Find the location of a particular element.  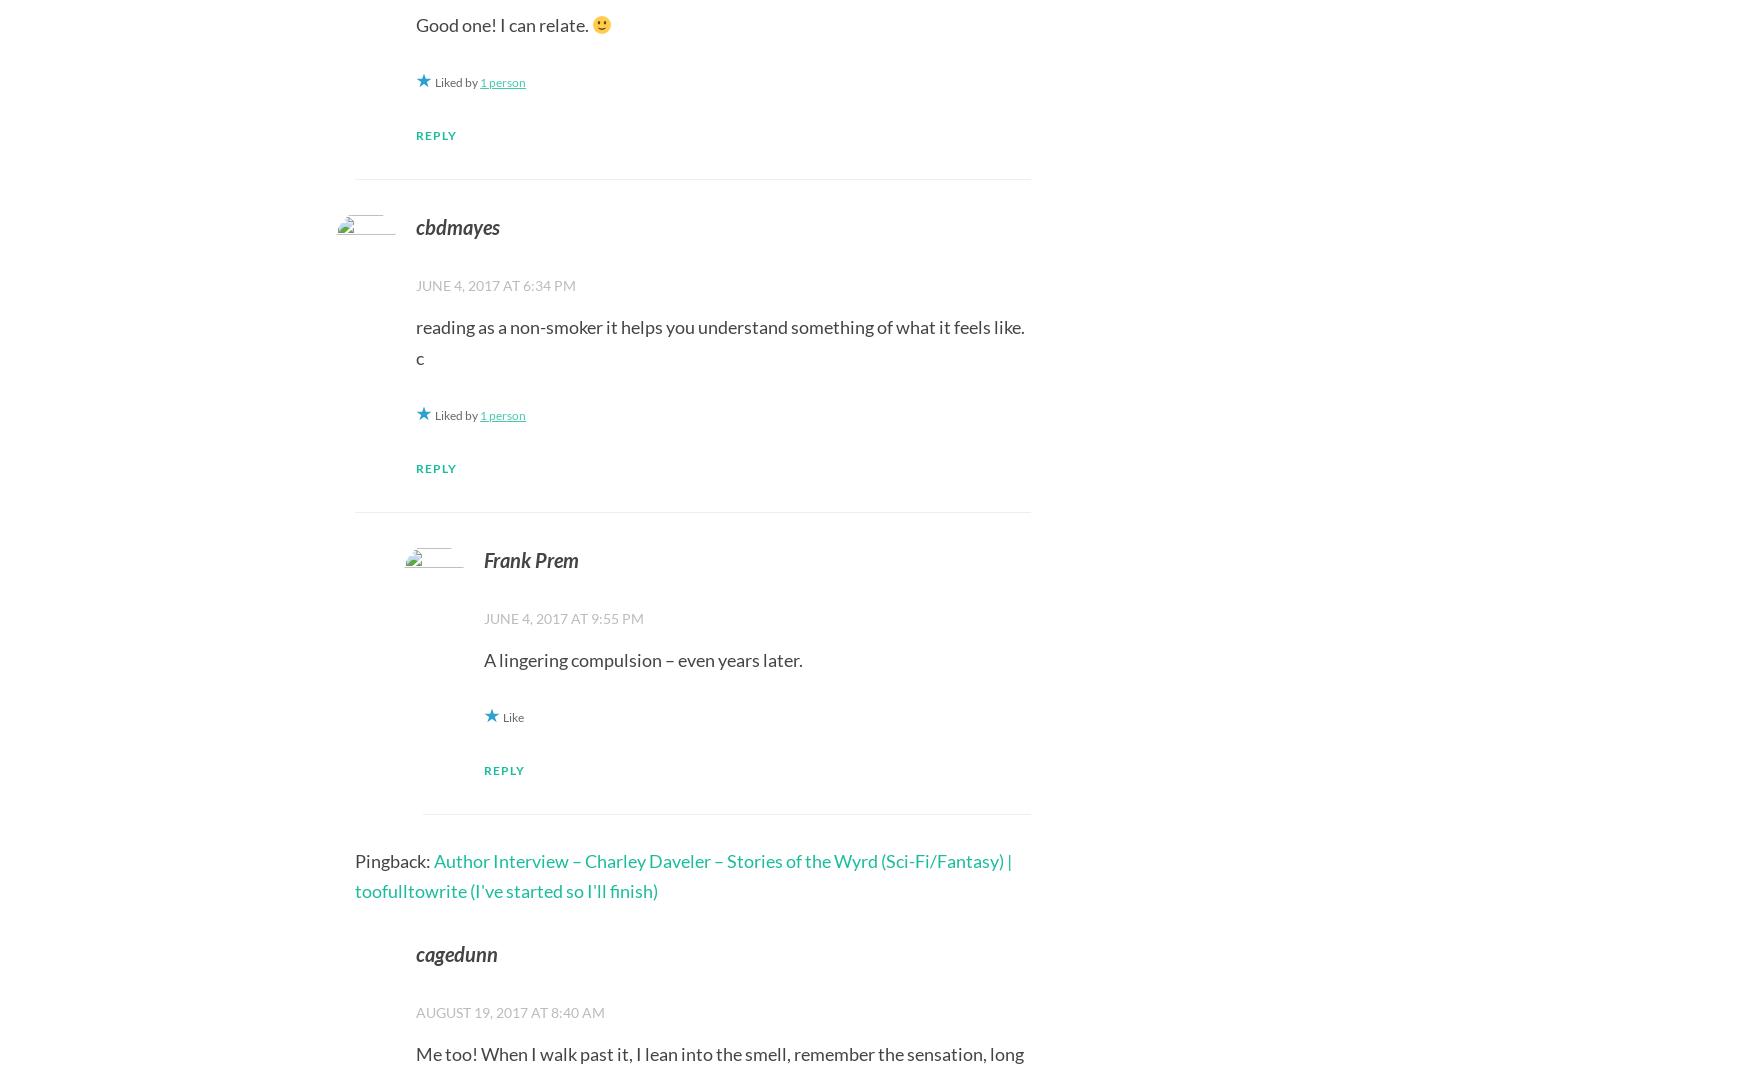

'Good one! I can relate.' is located at coordinates (502, 22).